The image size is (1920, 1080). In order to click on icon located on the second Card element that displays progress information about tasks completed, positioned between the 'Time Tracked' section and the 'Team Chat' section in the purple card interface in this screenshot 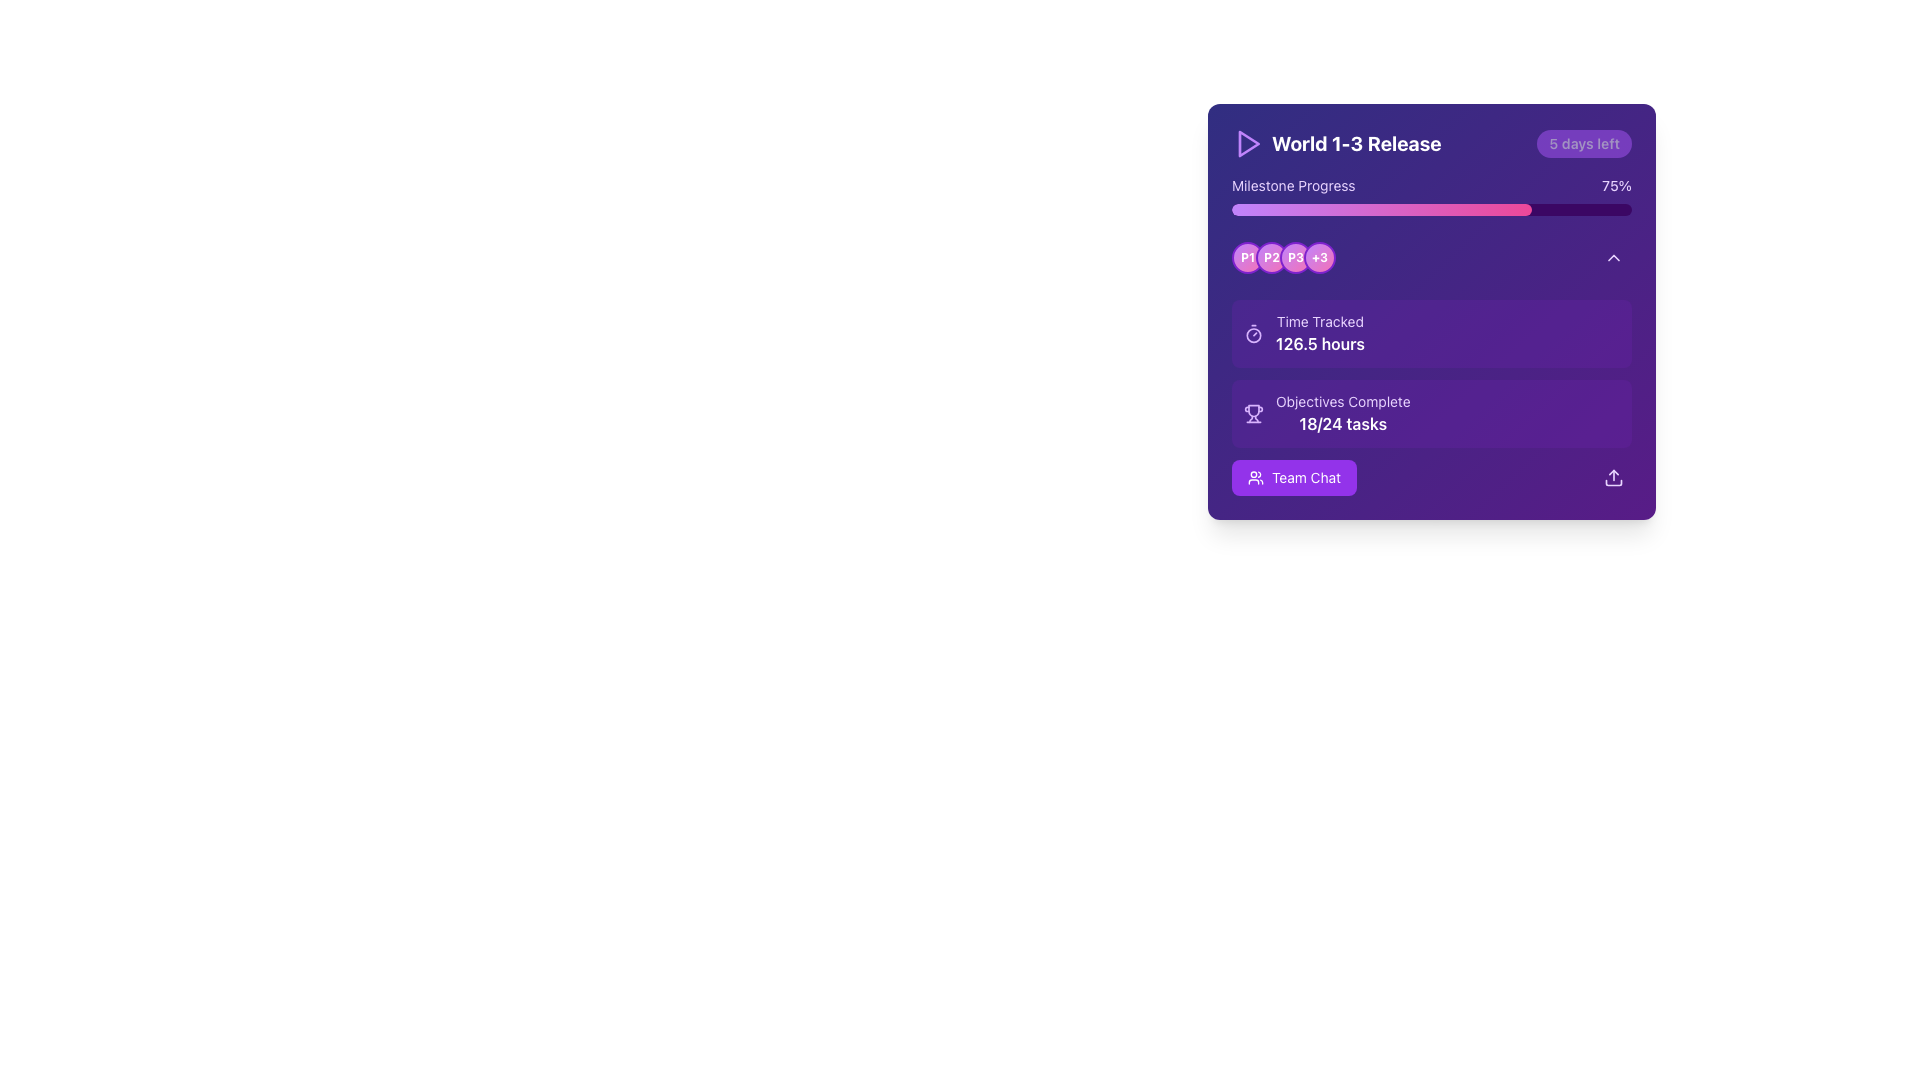, I will do `click(1430, 412)`.